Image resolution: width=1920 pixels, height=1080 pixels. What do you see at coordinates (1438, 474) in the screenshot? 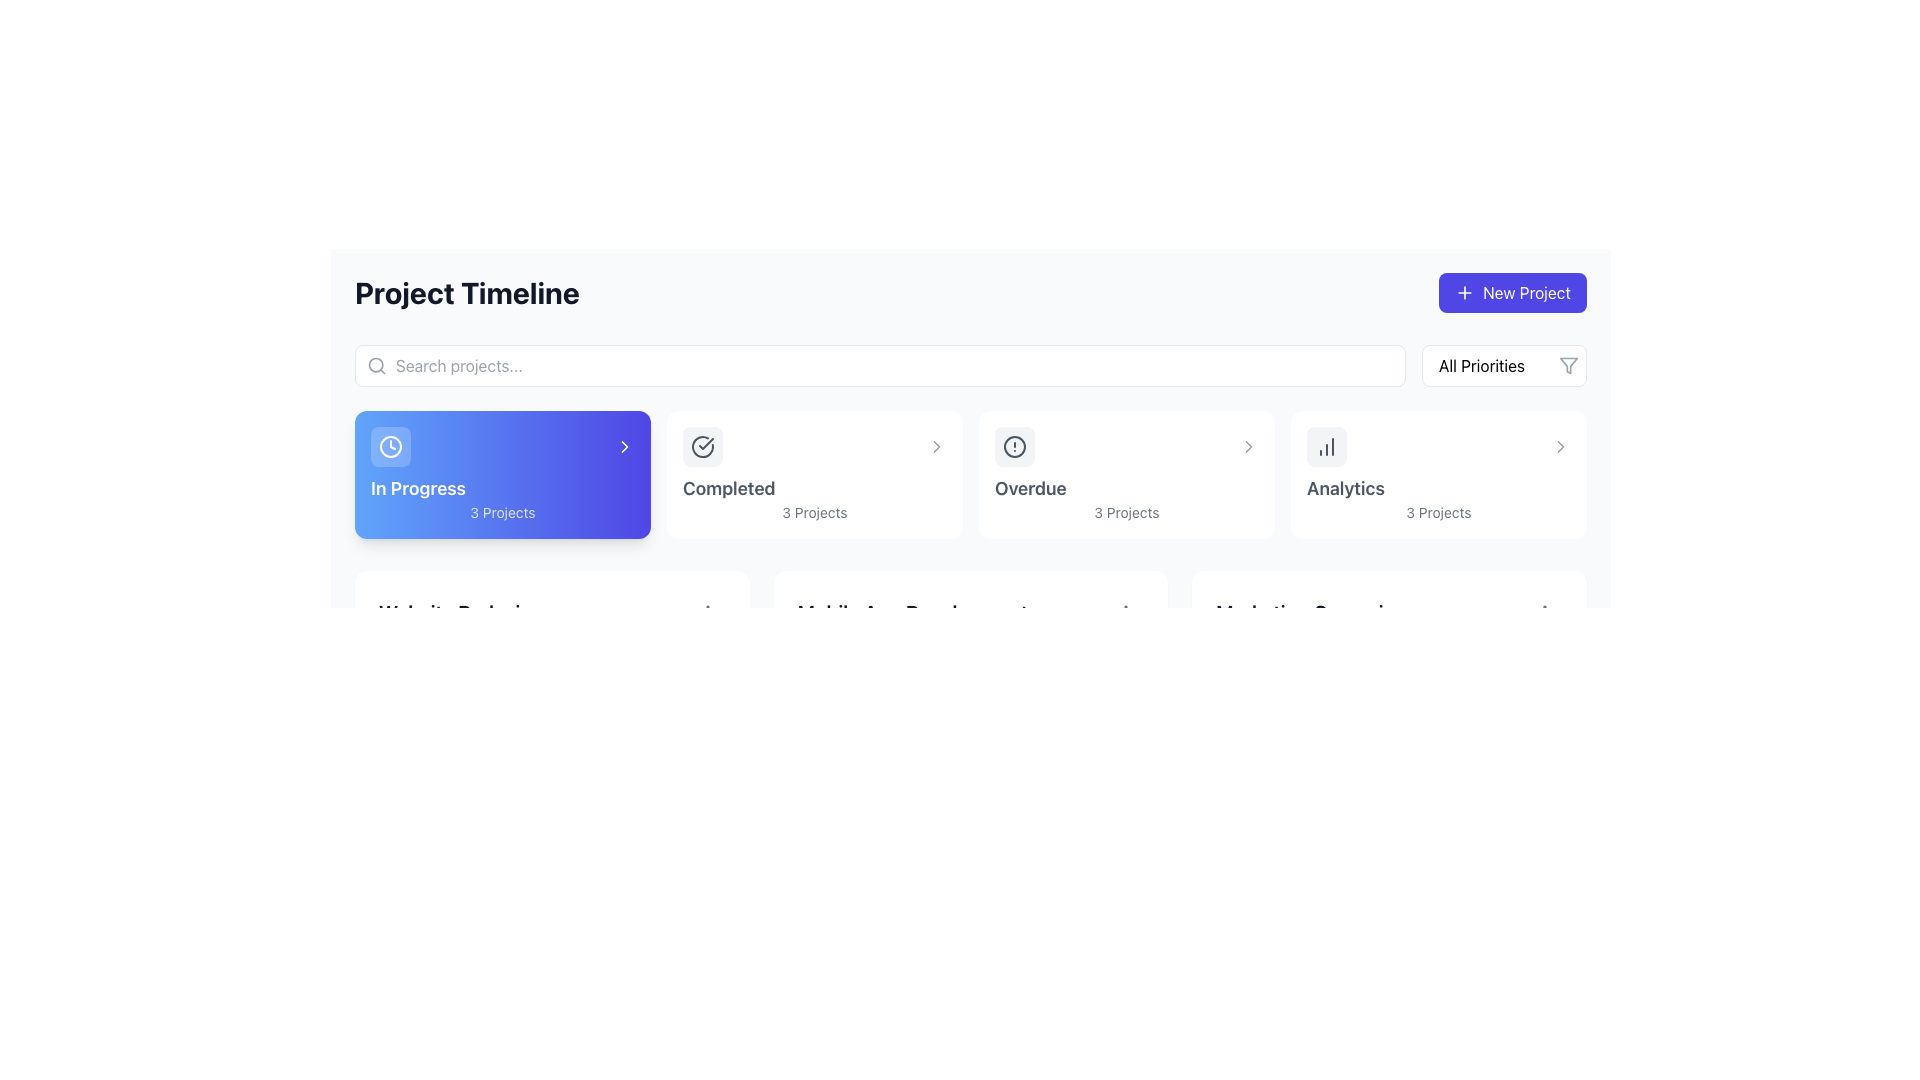
I see `the Button-like Card that summarizes analytics data, located as the fourth card in a grid of four, positioned at the far right of the row, to trigger the tooltip or hover effect` at bounding box center [1438, 474].